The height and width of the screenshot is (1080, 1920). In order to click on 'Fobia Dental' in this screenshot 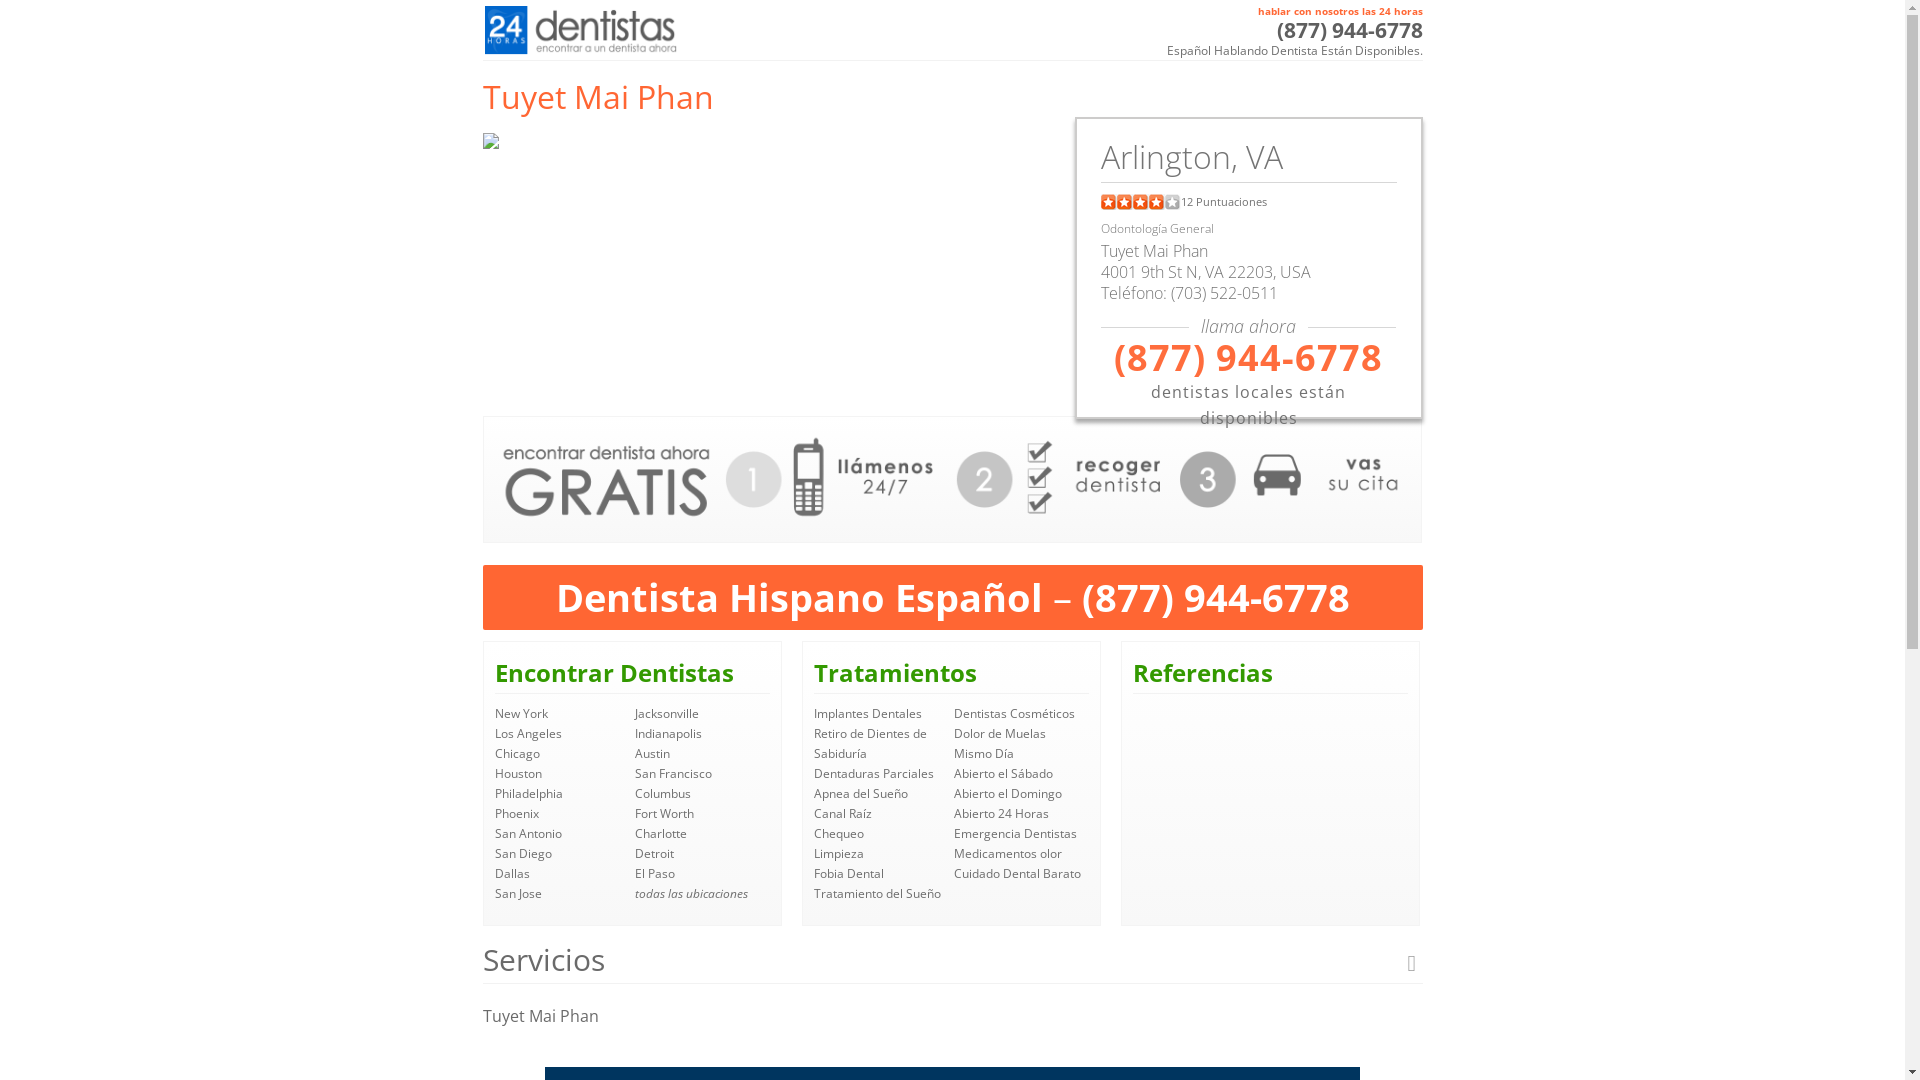, I will do `click(849, 872)`.